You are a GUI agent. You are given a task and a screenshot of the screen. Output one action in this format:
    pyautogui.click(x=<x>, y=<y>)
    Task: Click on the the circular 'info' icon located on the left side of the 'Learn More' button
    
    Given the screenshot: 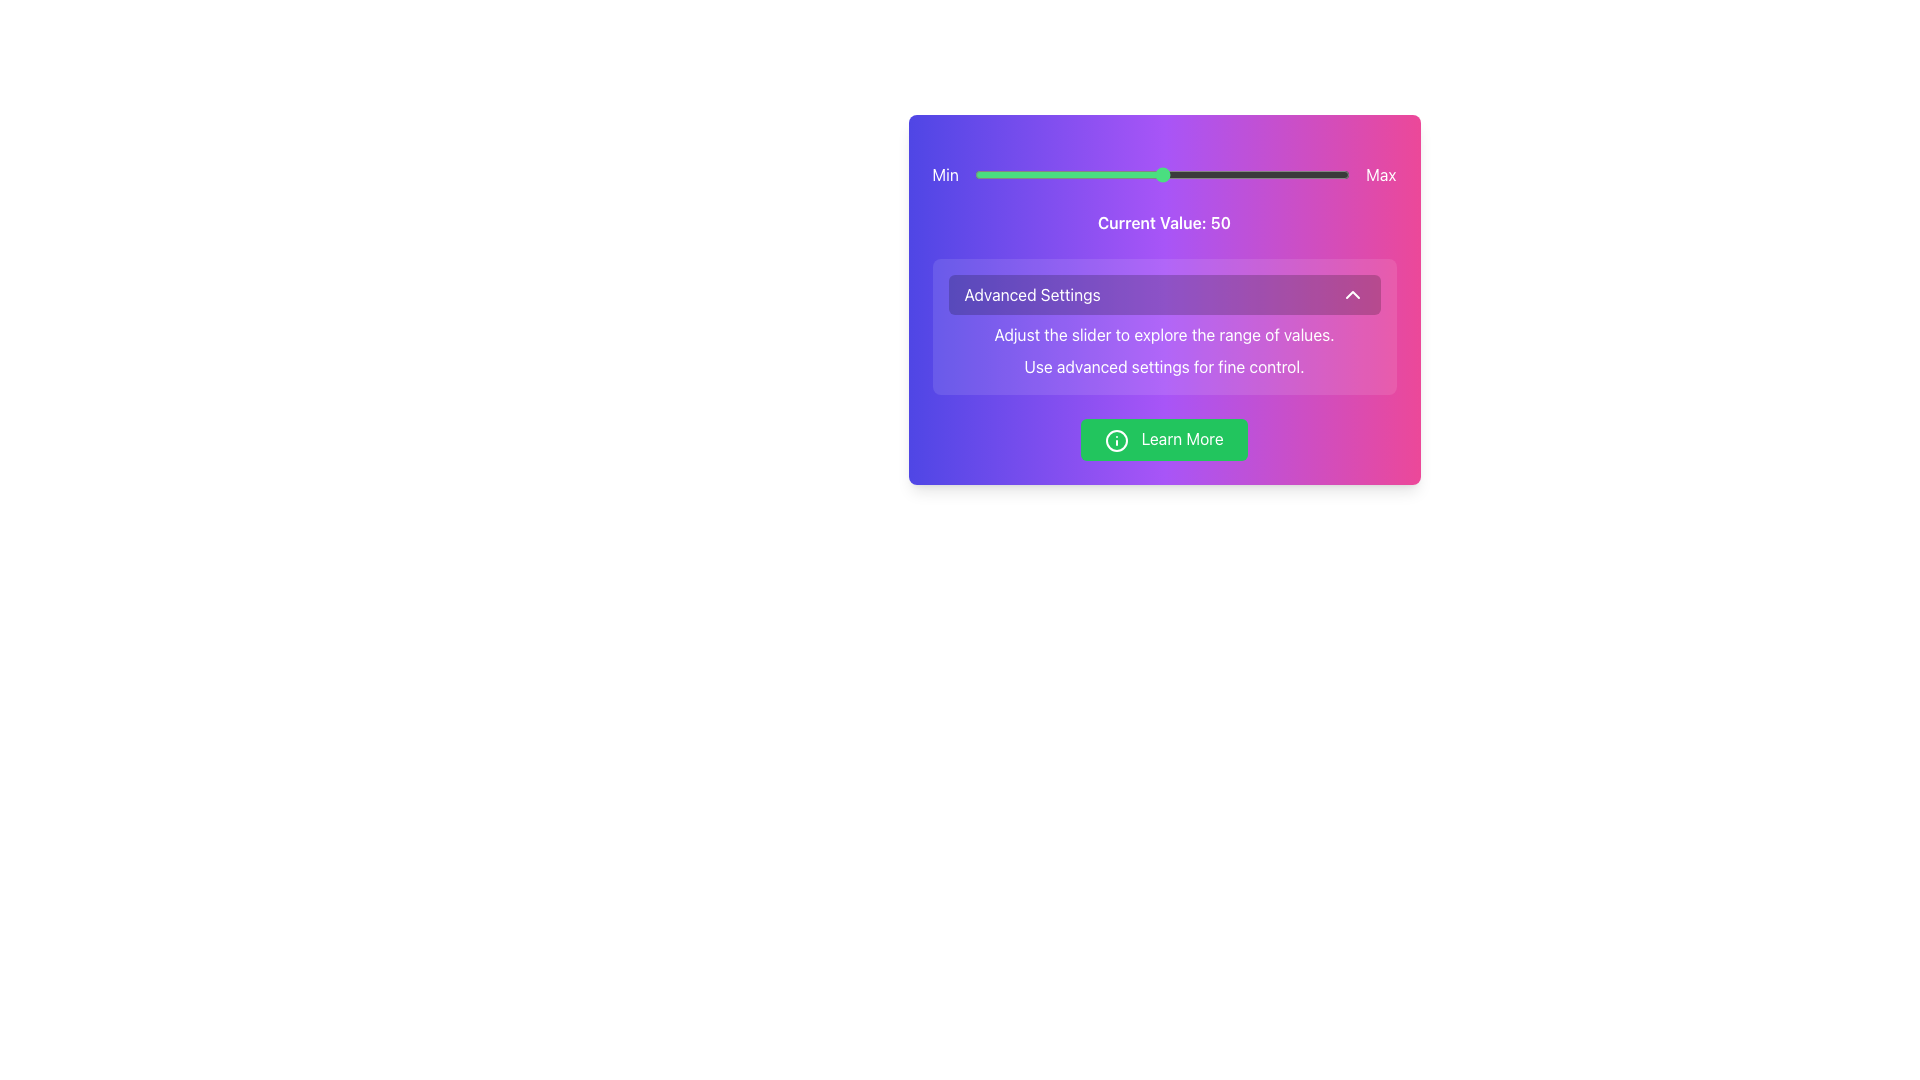 What is the action you would take?
    pyautogui.click(x=1116, y=439)
    